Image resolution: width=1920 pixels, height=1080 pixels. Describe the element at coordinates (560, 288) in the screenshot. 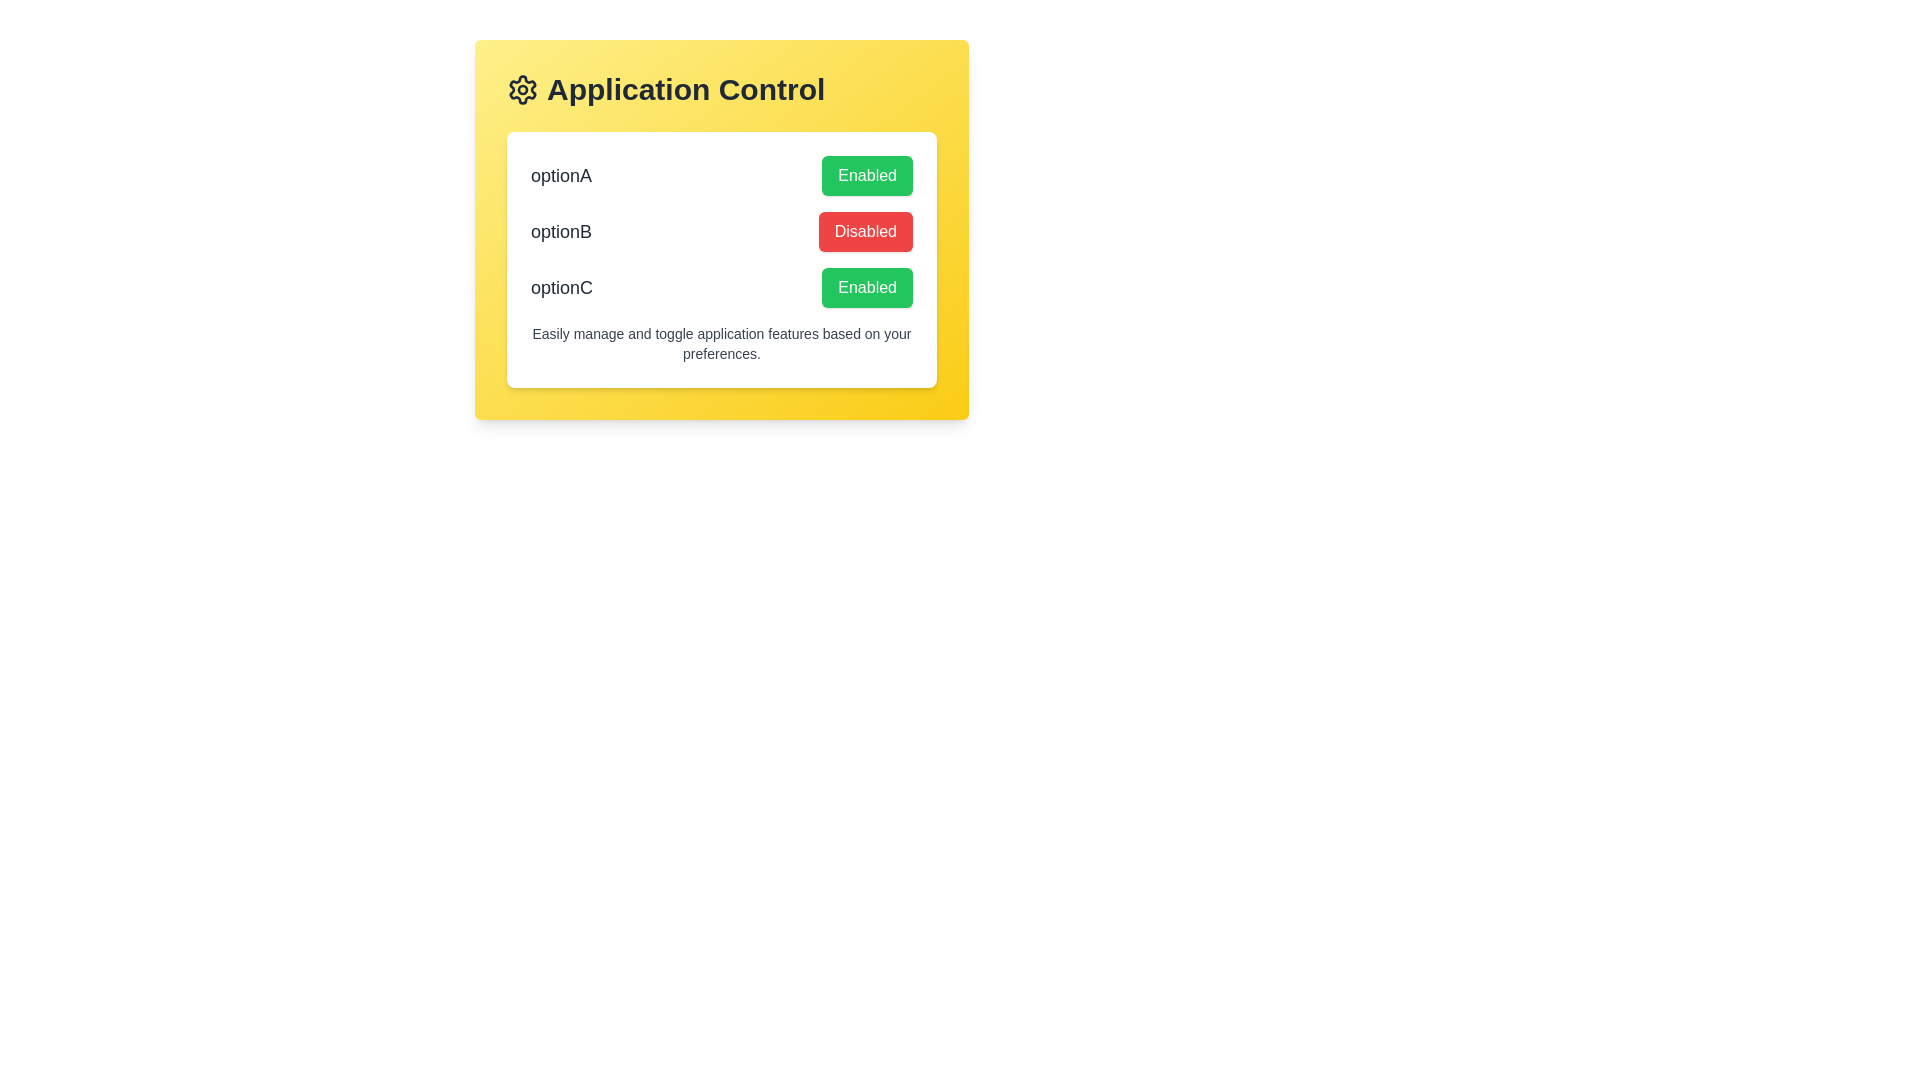

I see `the Text Label displaying 'optionC', which is styled in large gray font on a white background, located within the 'Application Control' panel, aligned left of the 'Enabled' button` at that location.